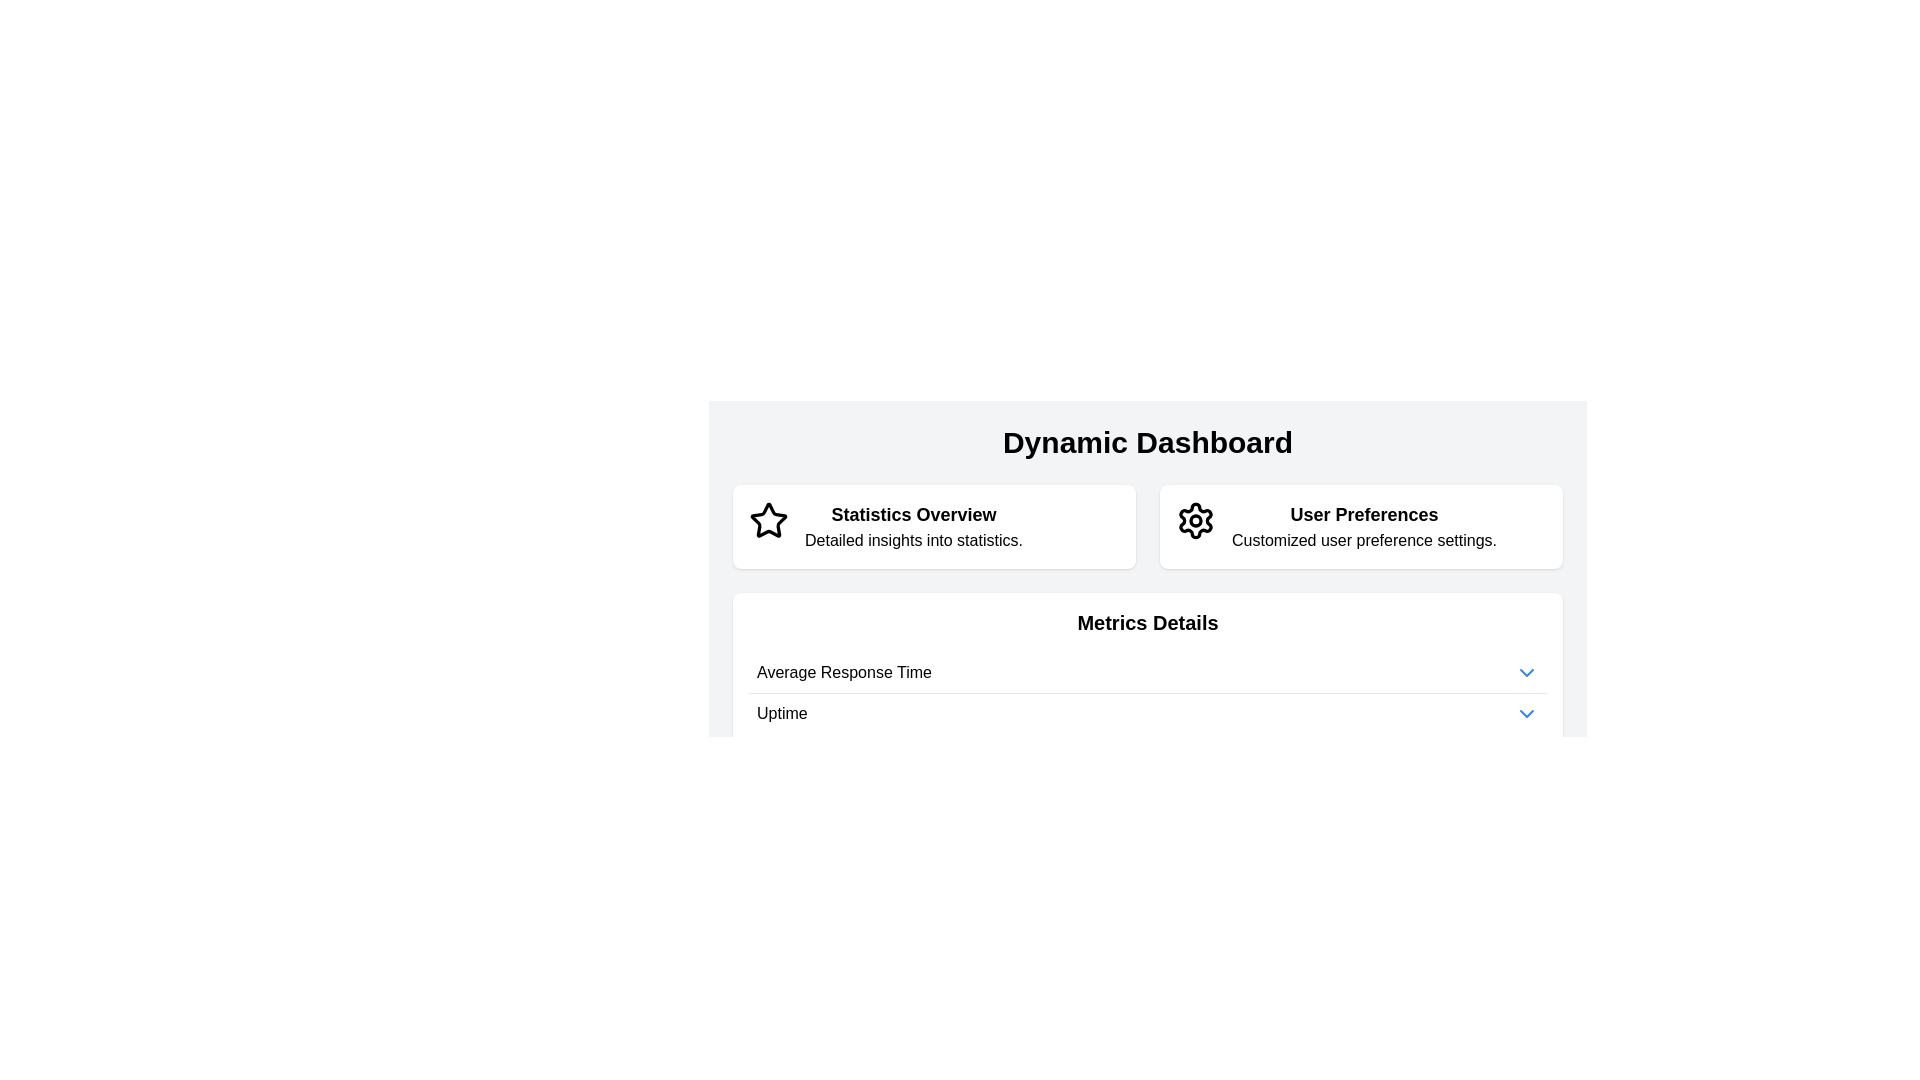 Image resolution: width=1920 pixels, height=1080 pixels. I want to click on the 'Uptime' text label element, which is located in the Metrics Details section under 'Average Response Time', so click(781, 712).